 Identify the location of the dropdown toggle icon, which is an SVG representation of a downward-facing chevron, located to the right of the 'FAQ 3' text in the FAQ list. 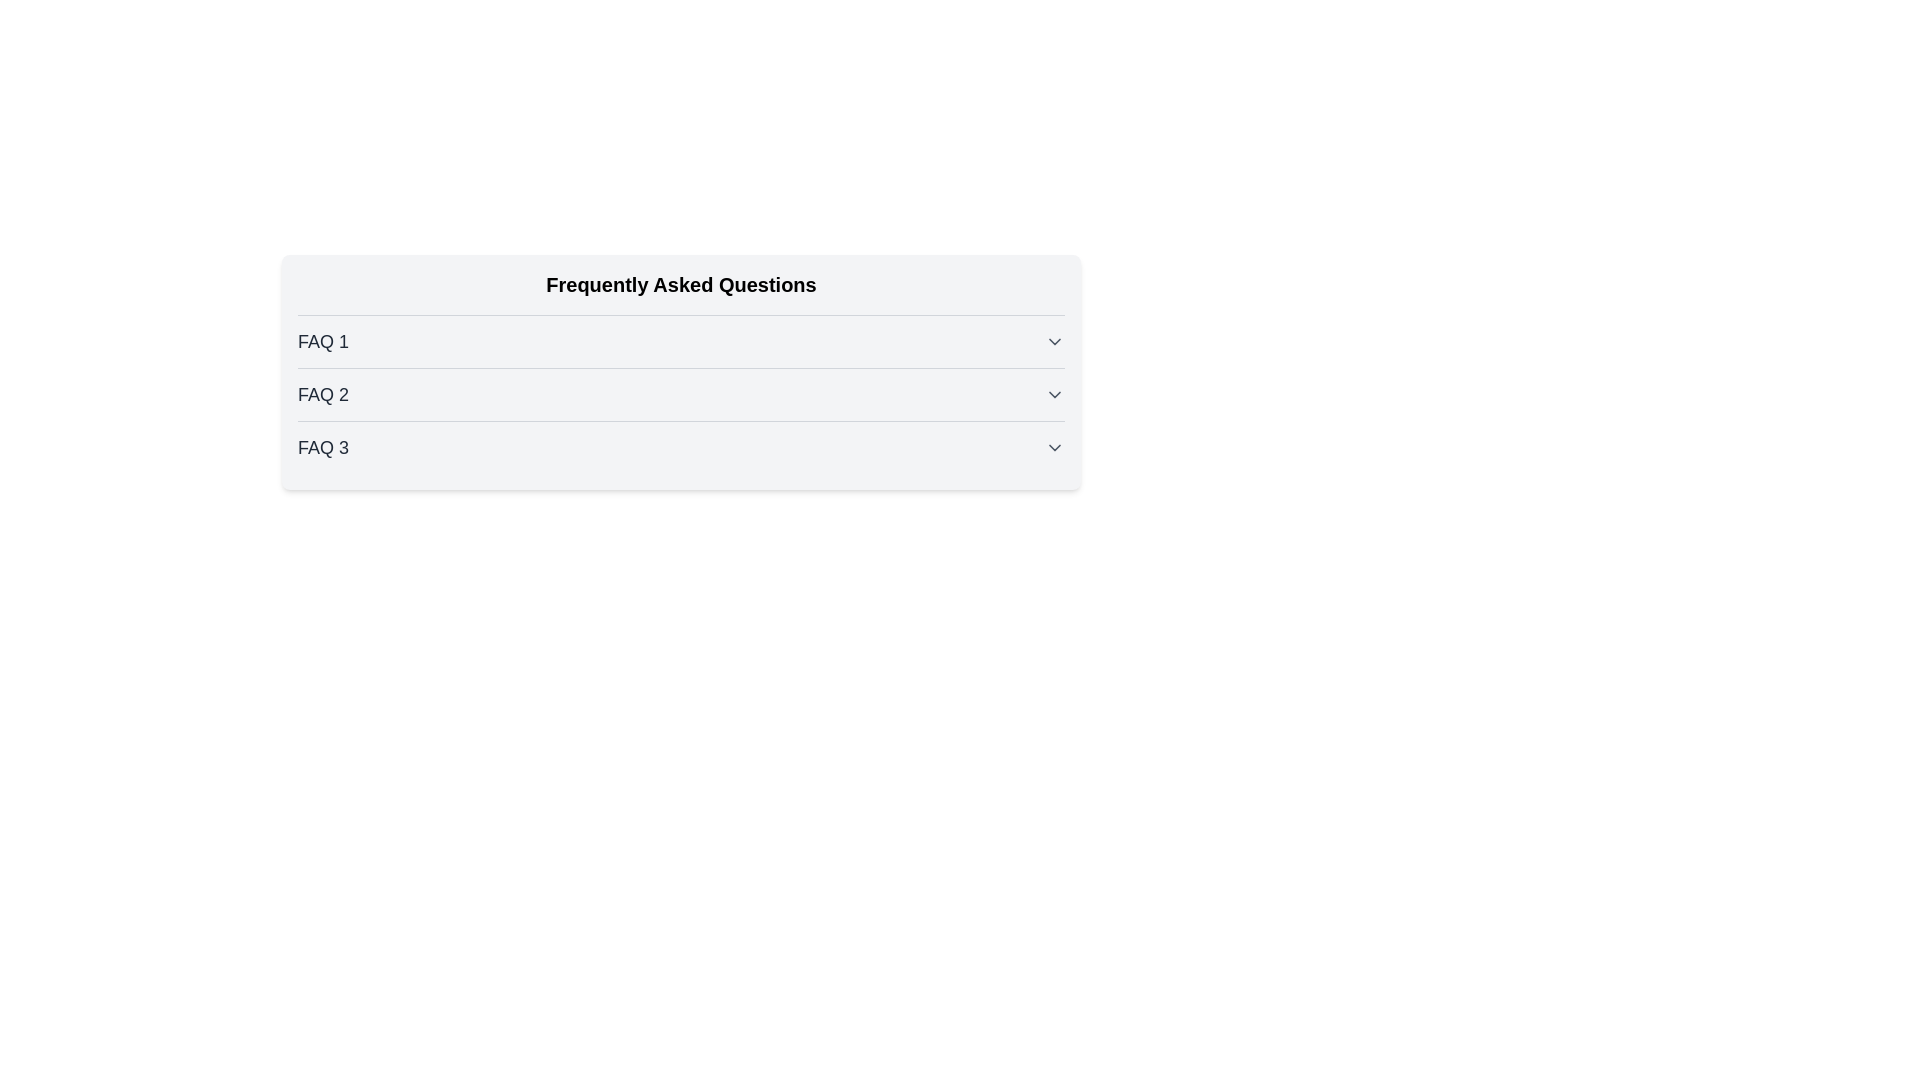
(1054, 446).